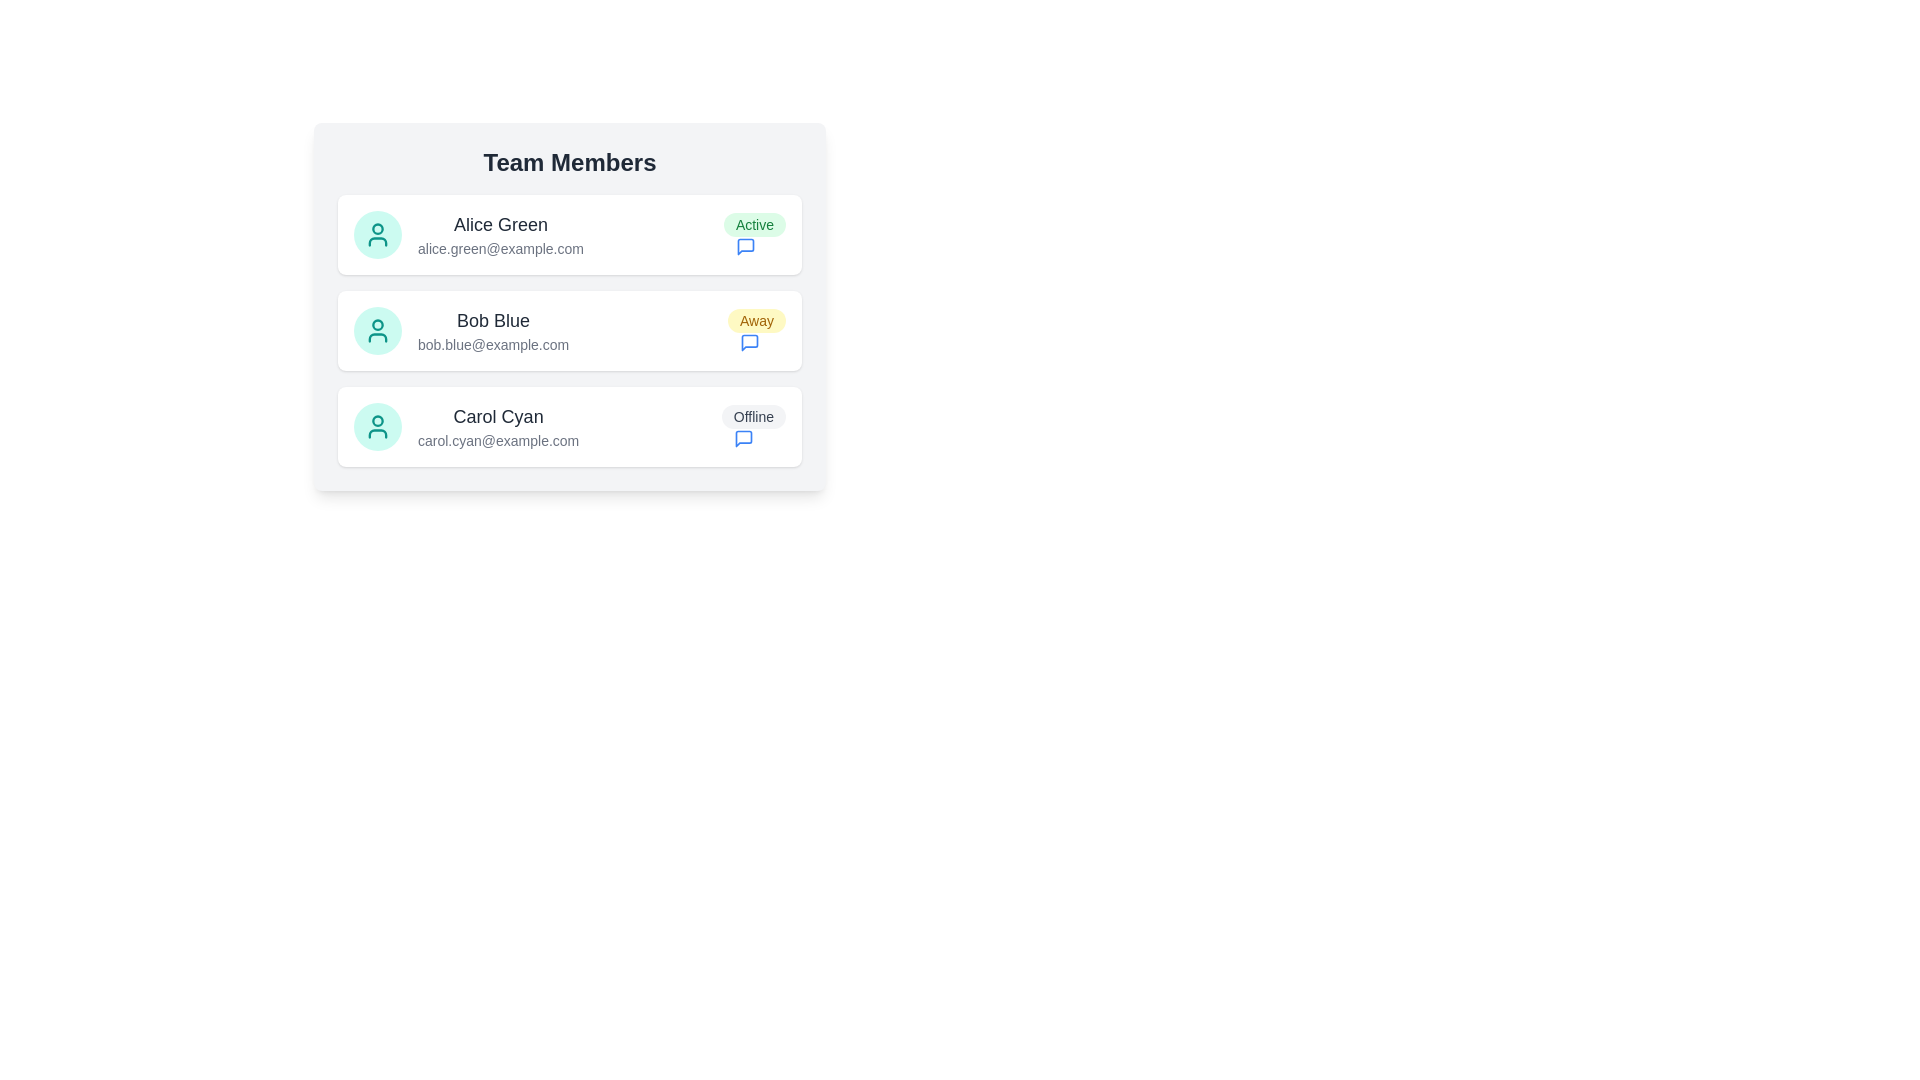  Describe the element at coordinates (493, 330) in the screenshot. I see `the text display element showing 'Bob Blue' and 'bob.blue@example.com' located in the middle entry of the 'Team Members' list` at that location.